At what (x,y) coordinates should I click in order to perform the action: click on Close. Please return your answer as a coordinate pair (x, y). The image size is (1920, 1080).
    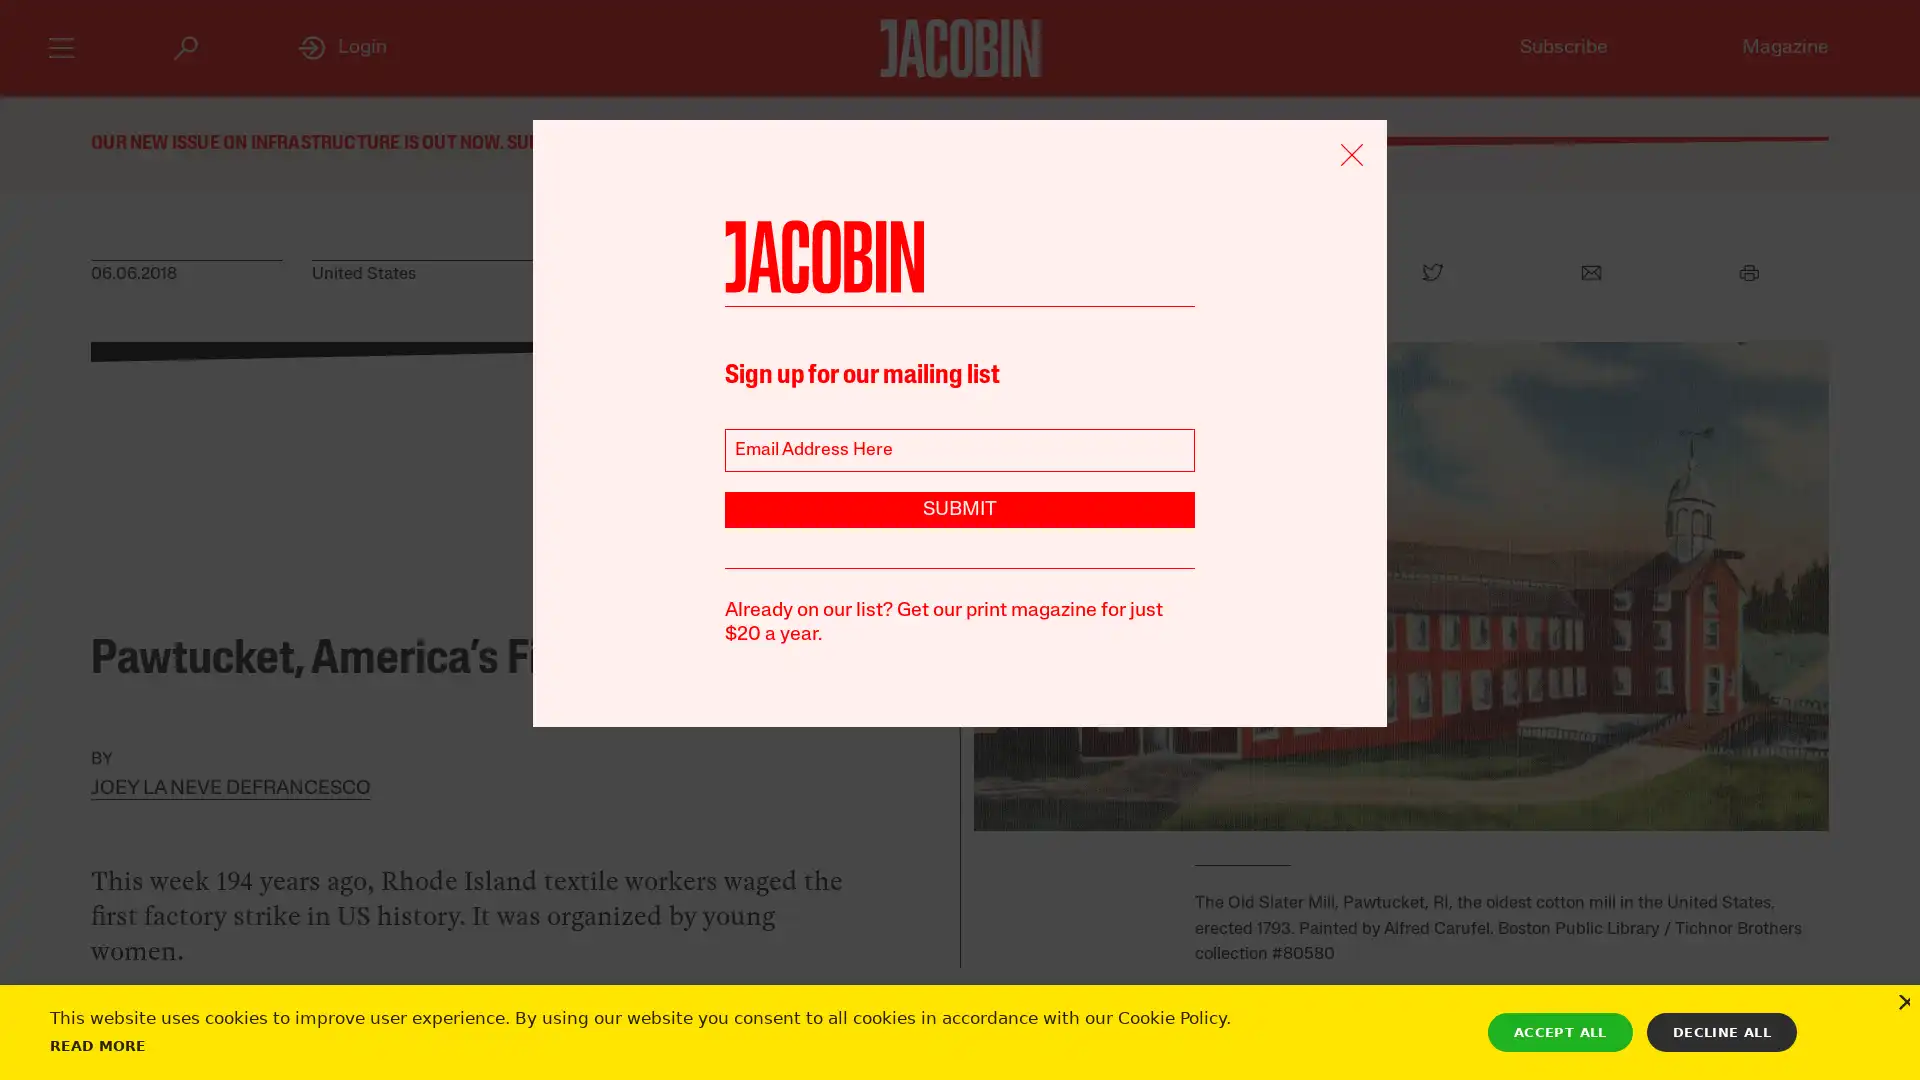
    Looking at the image, I should click on (1901, 1001).